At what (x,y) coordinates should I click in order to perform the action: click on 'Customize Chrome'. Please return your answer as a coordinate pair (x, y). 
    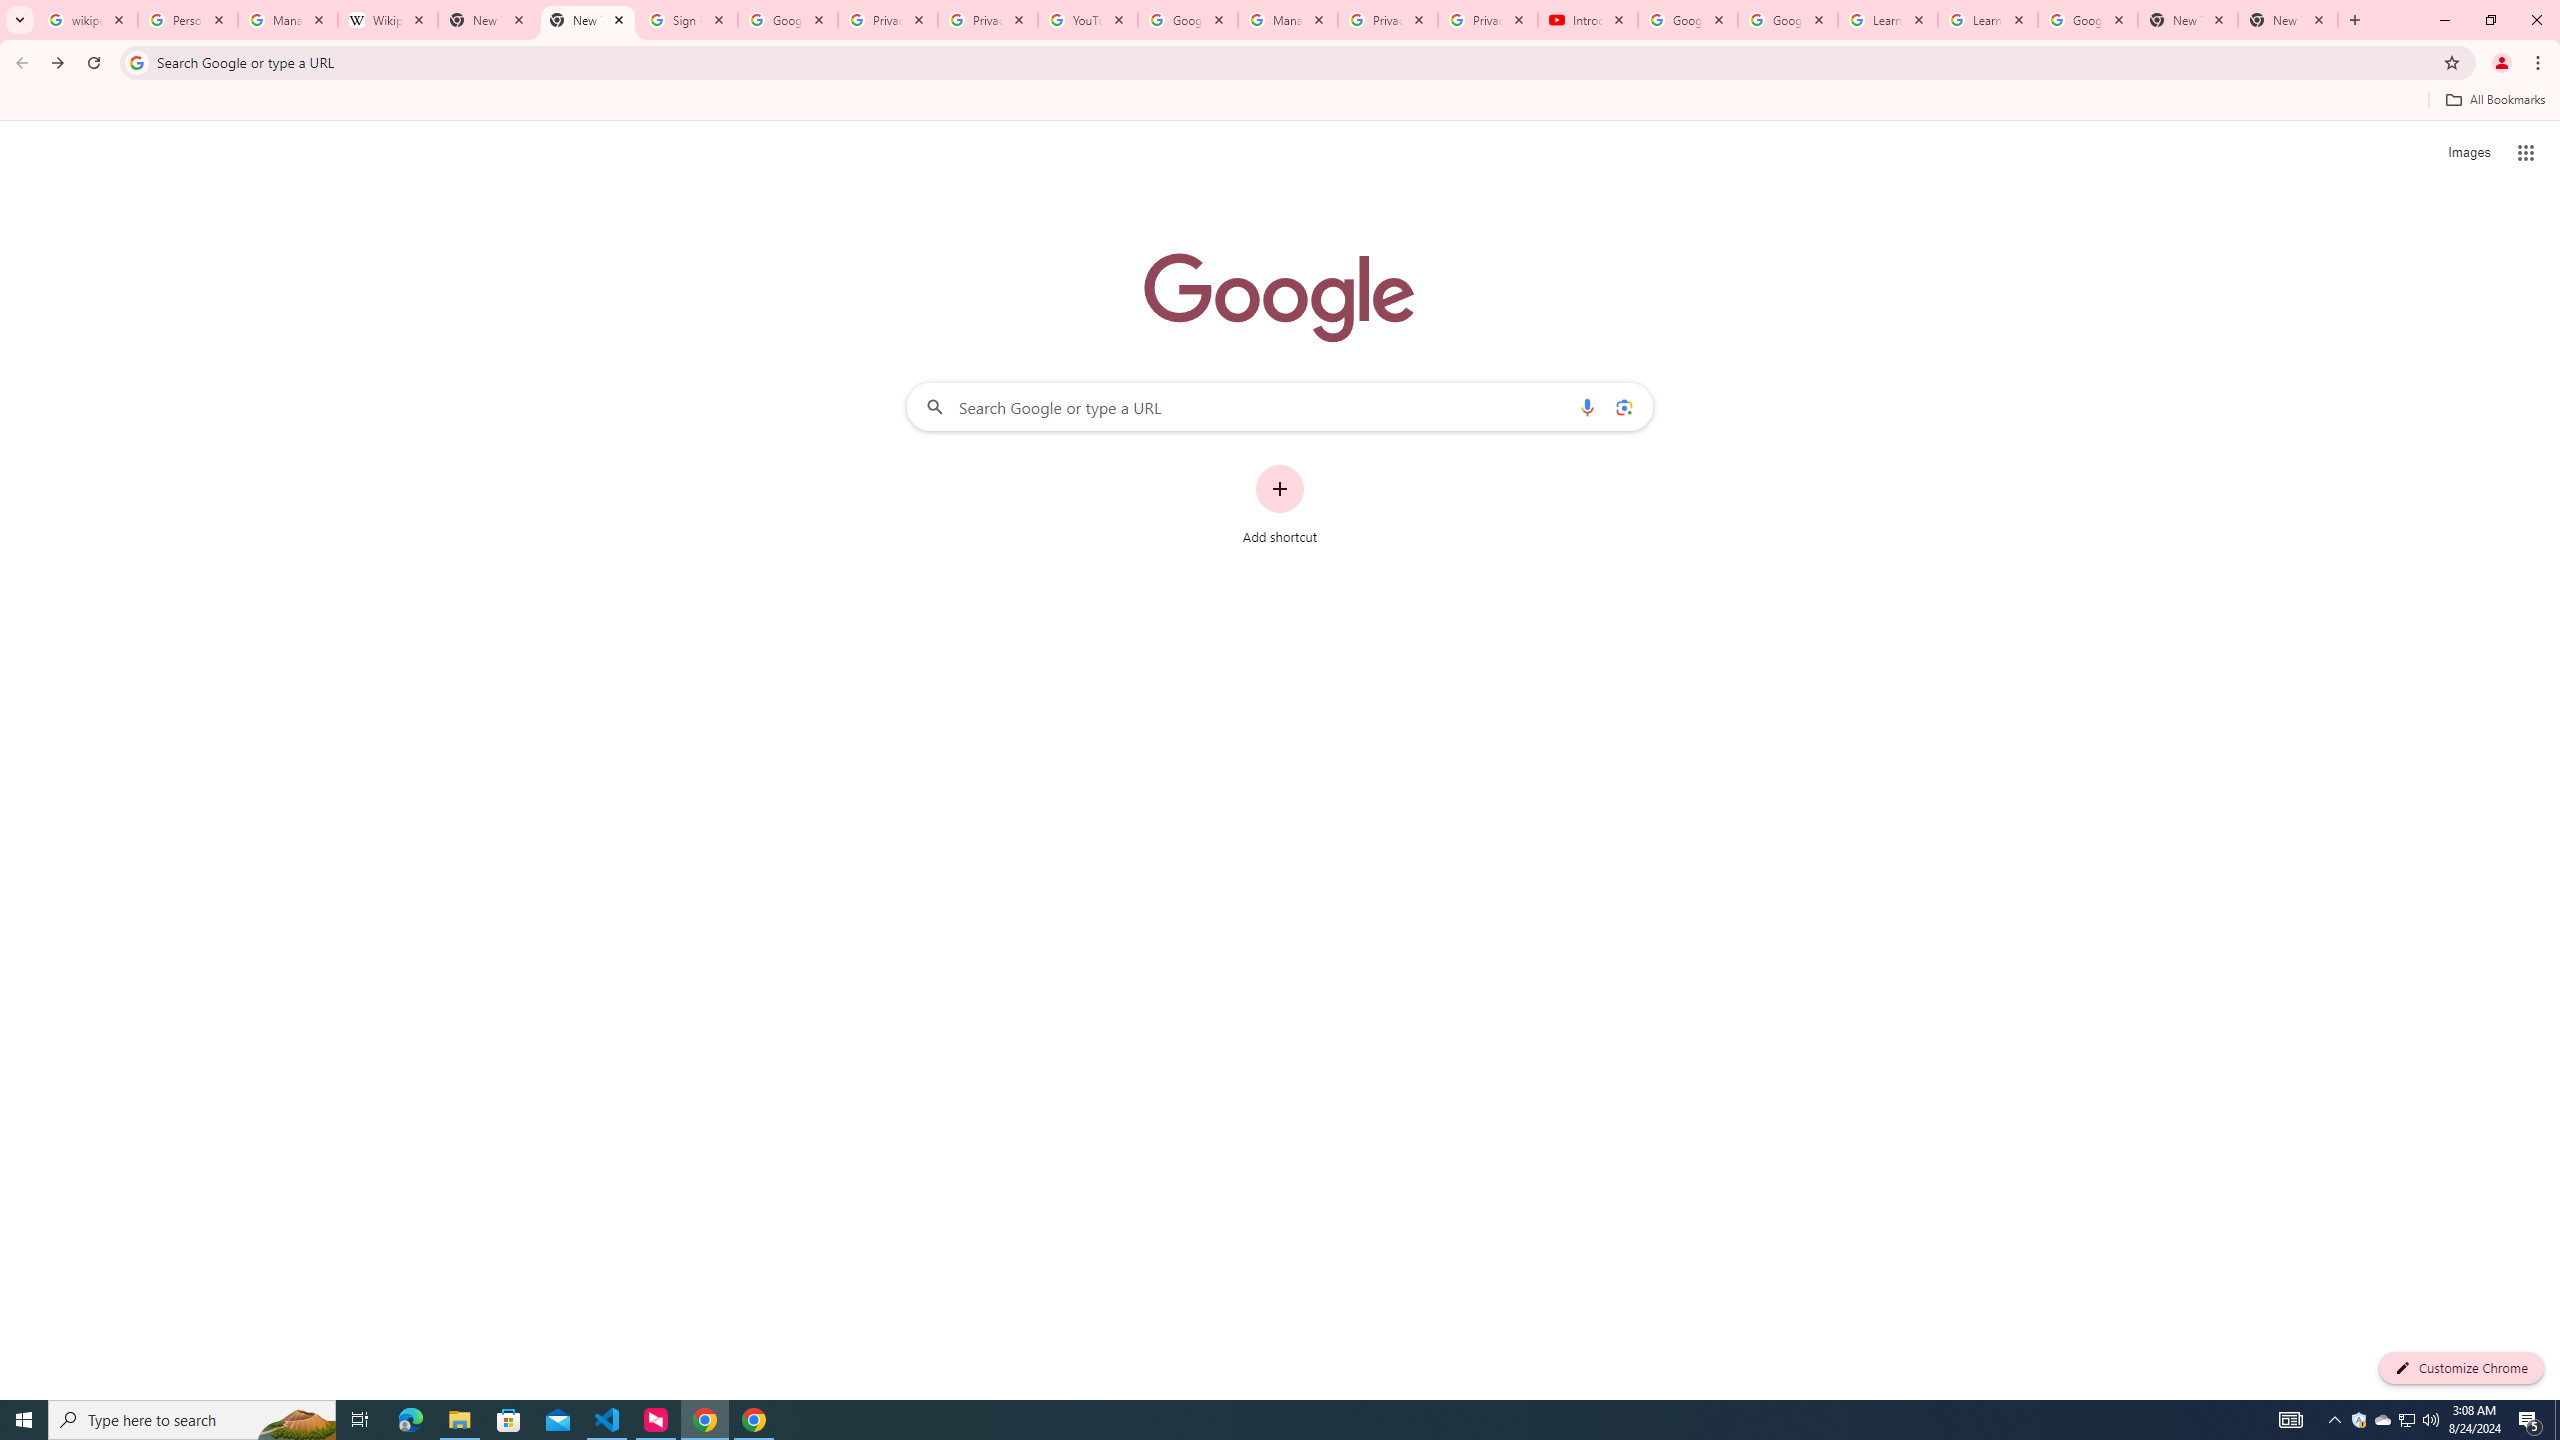
    Looking at the image, I should click on (2461, 1367).